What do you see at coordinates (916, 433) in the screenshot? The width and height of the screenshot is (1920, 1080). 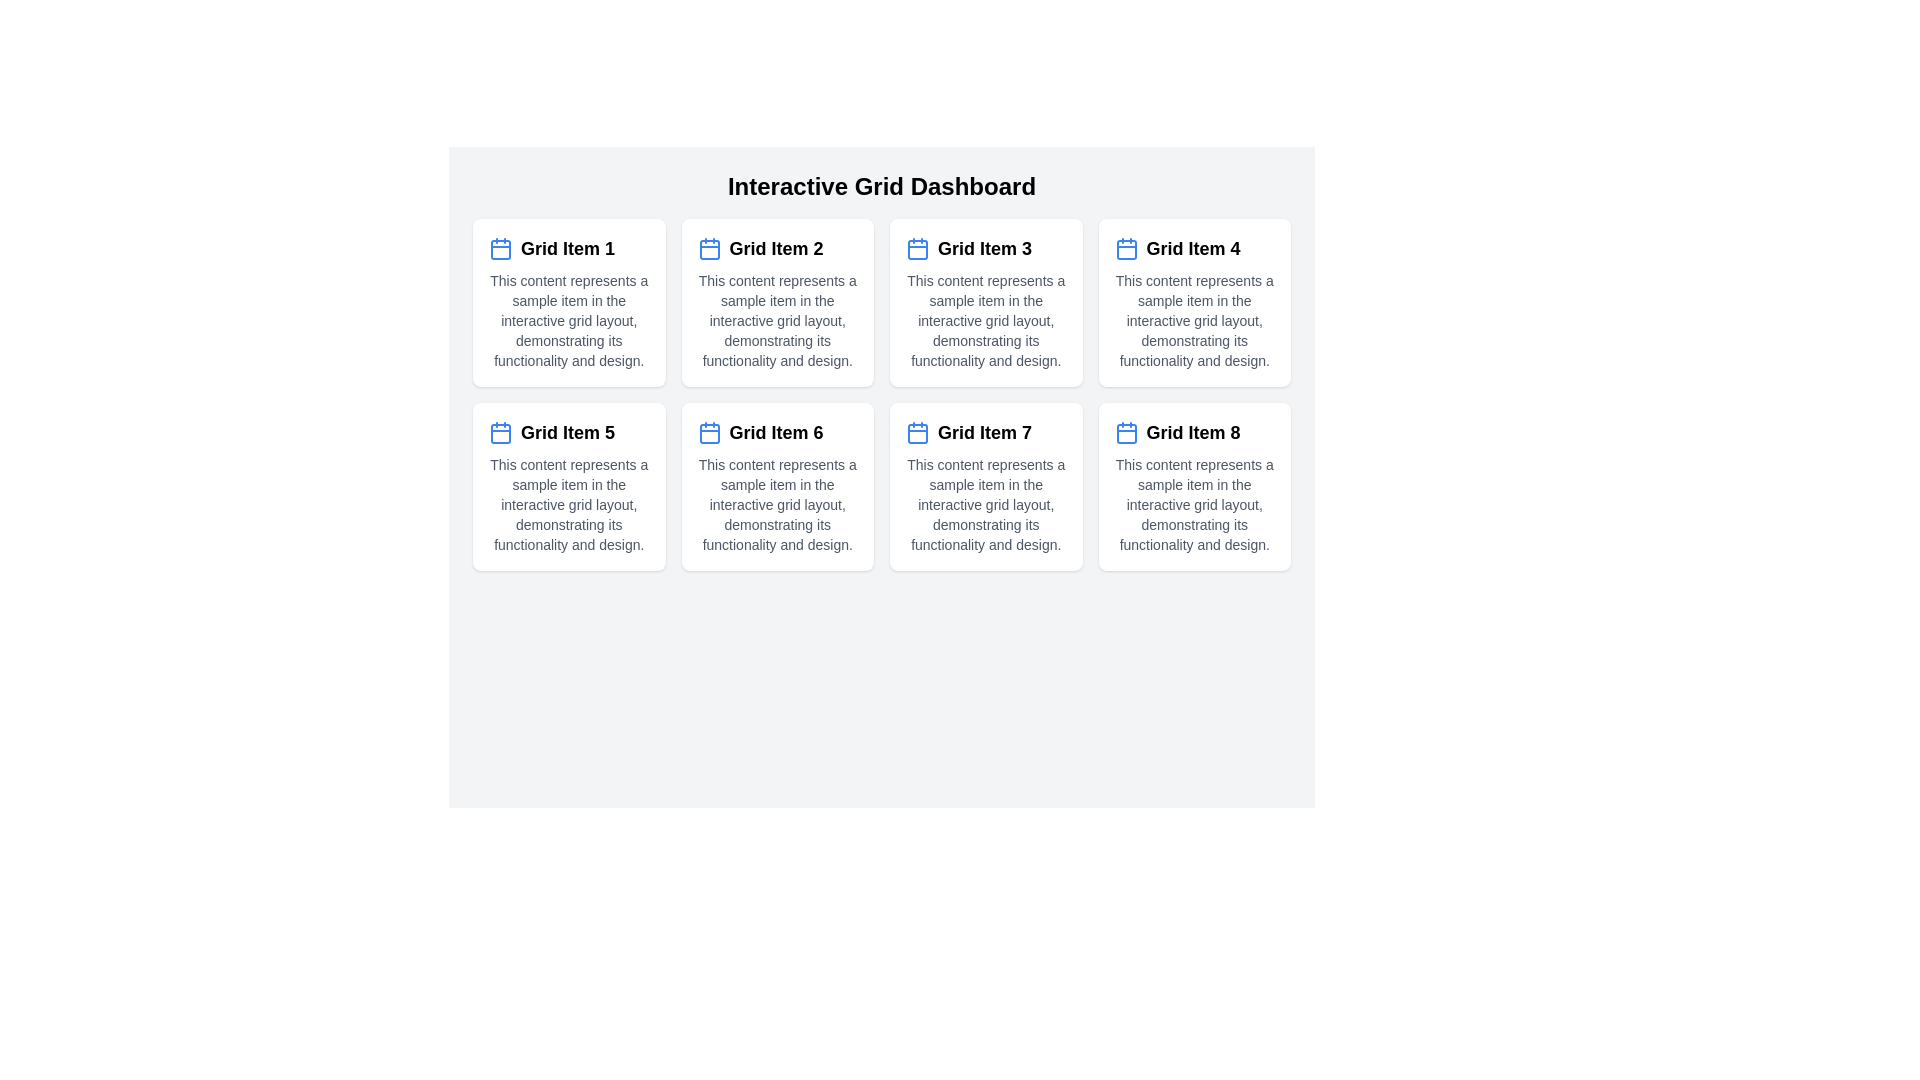 I see `the decorative graphic element that is part of the calendar icon within 'Grid Item 7', which is marked with a red indication` at bounding box center [916, 433].